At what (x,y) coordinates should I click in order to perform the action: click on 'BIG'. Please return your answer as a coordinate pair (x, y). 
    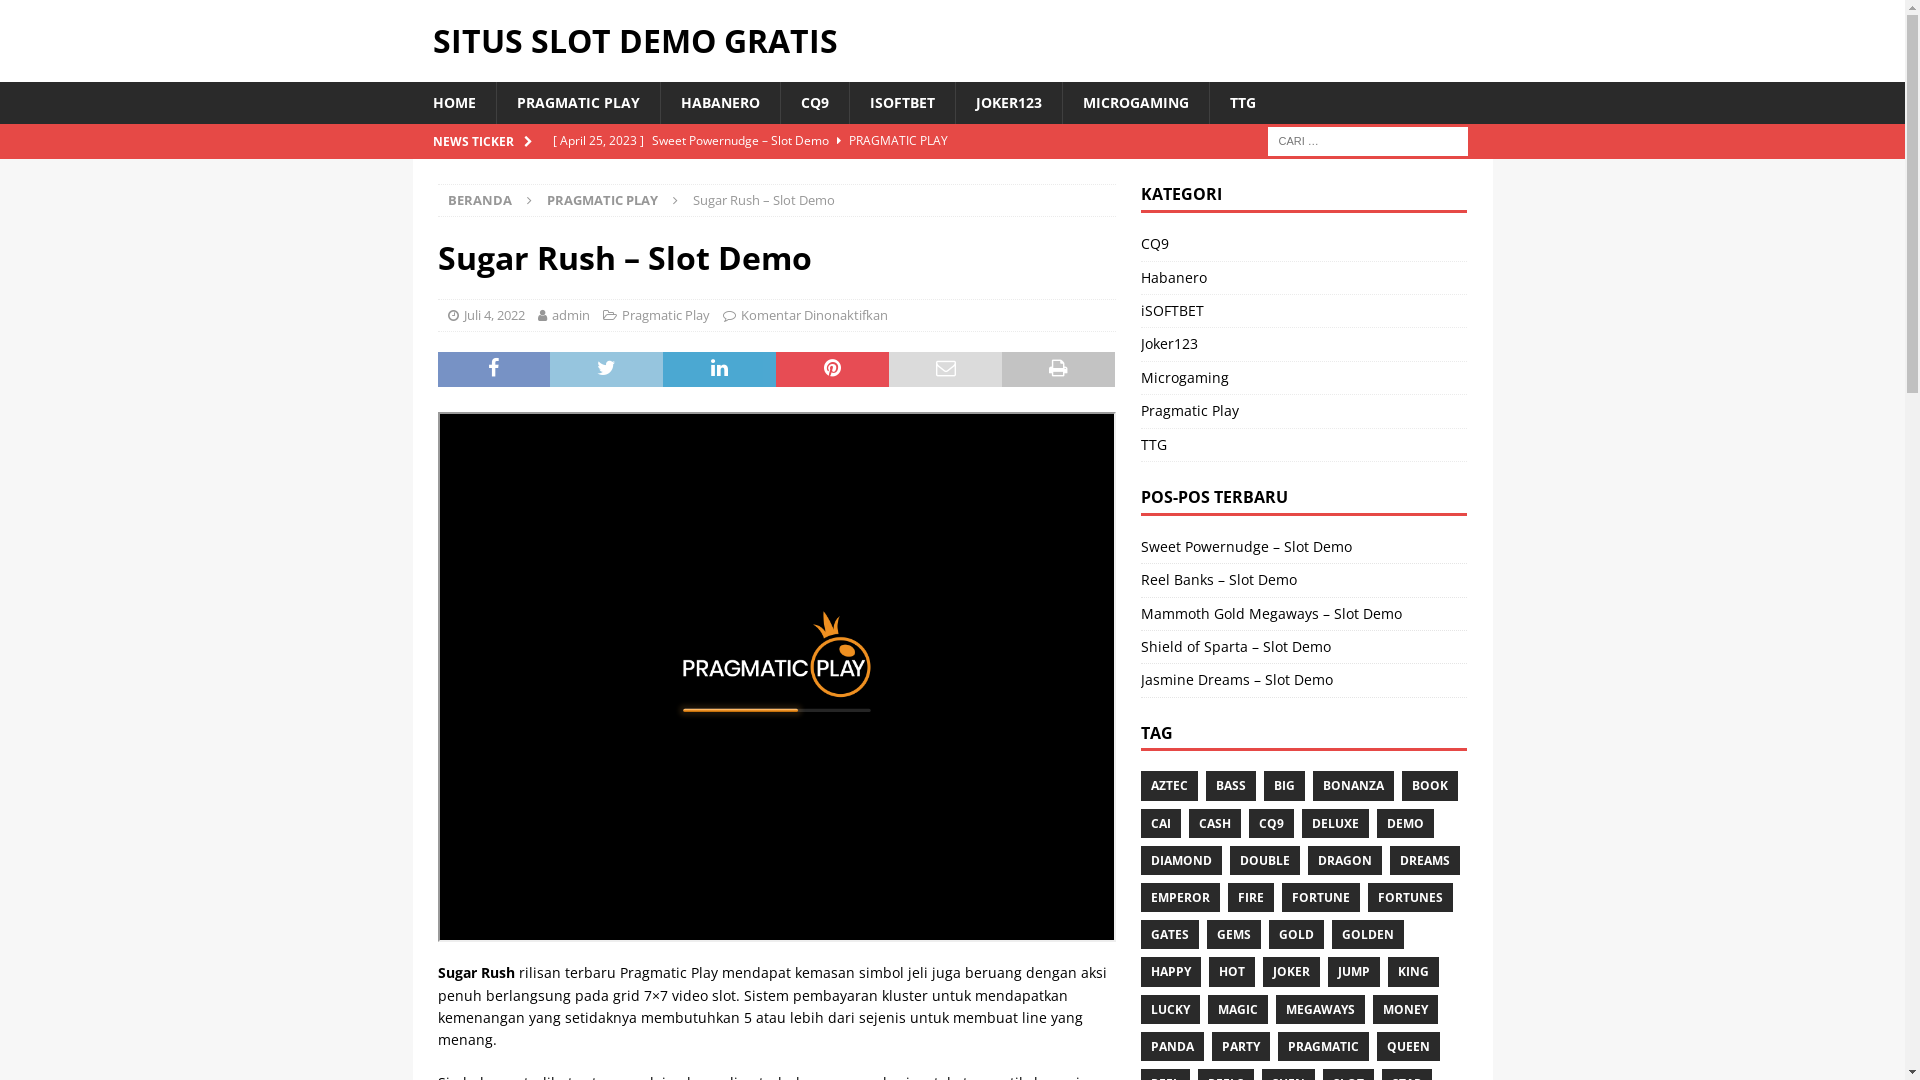
    Looking at the image, I should click on (1284, 784).